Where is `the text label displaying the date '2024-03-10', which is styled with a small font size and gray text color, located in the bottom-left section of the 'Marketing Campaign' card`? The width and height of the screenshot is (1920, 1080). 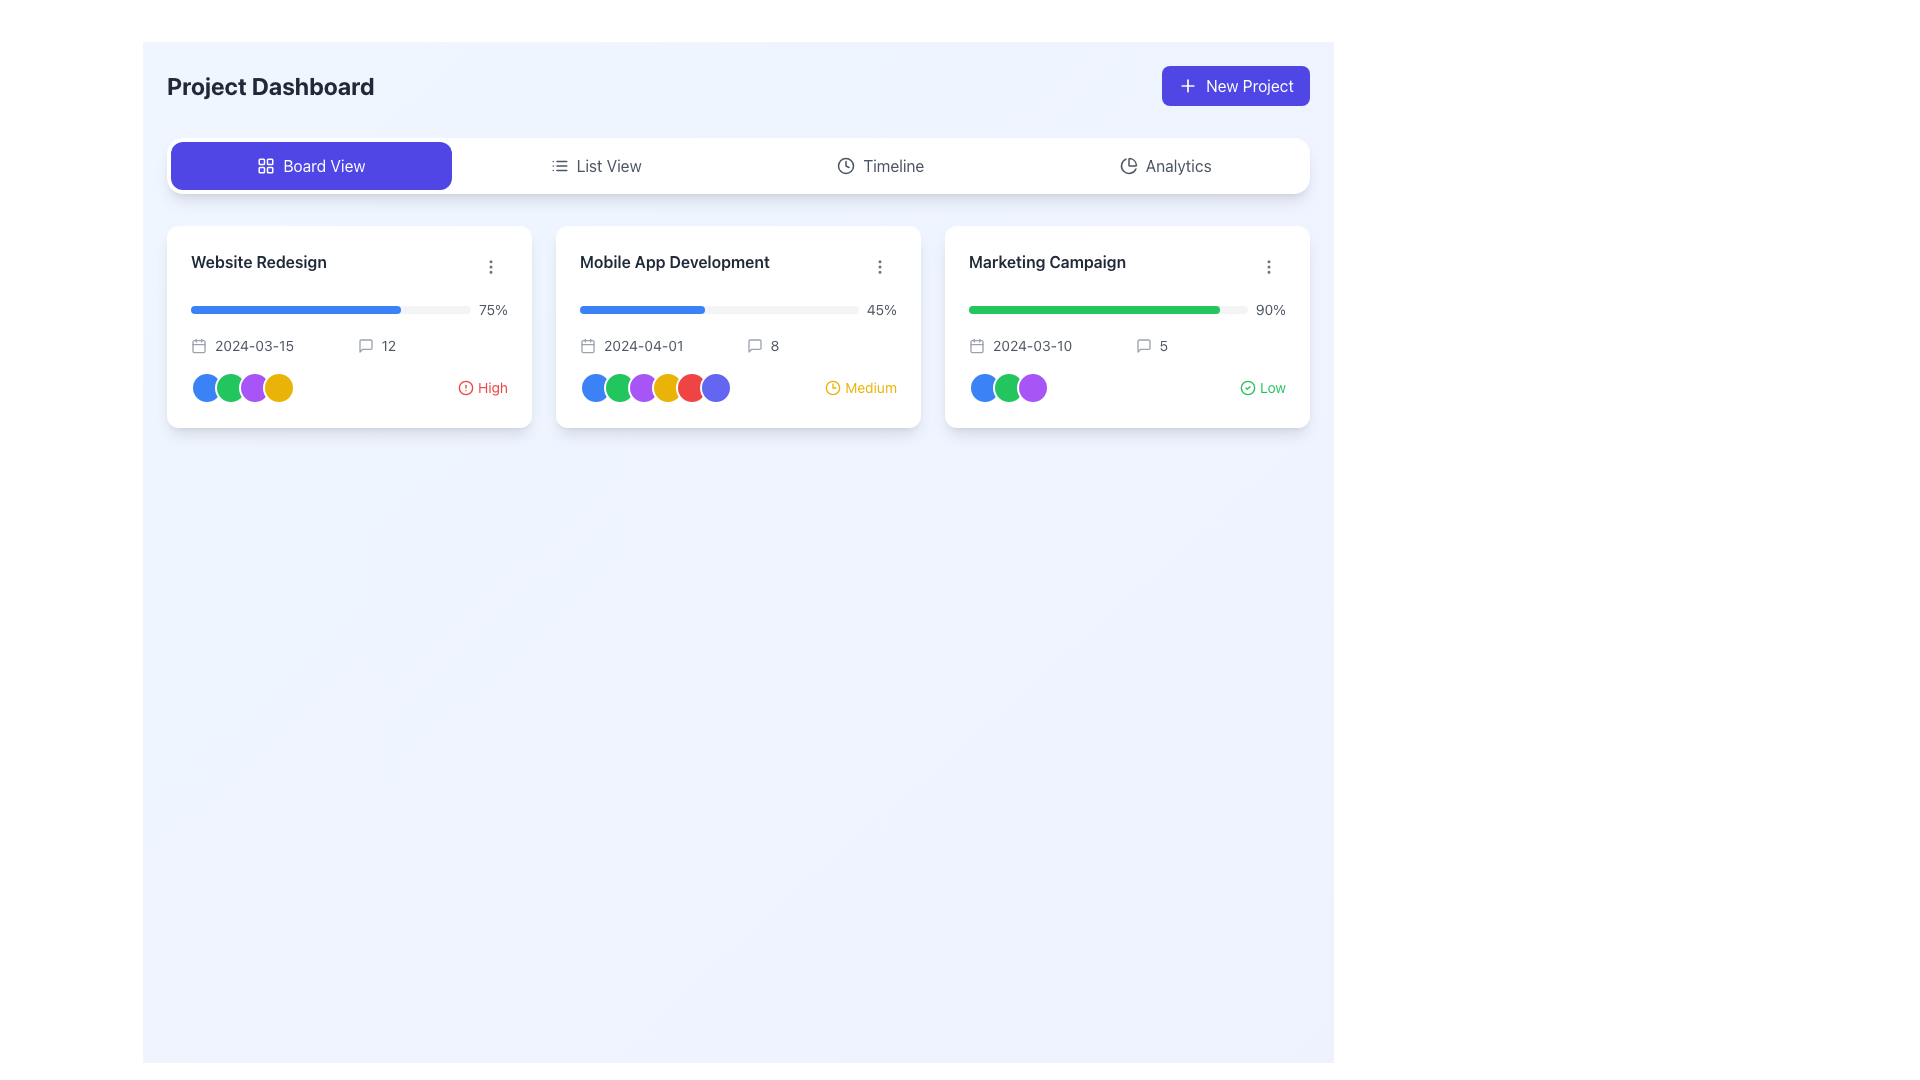 the text label displaying the date '2024-03-10', which is styled with a small font size and gray text color, located in the bottom-left section of the 'Marketing Campaign' card is located at coordinates (1032, 345).